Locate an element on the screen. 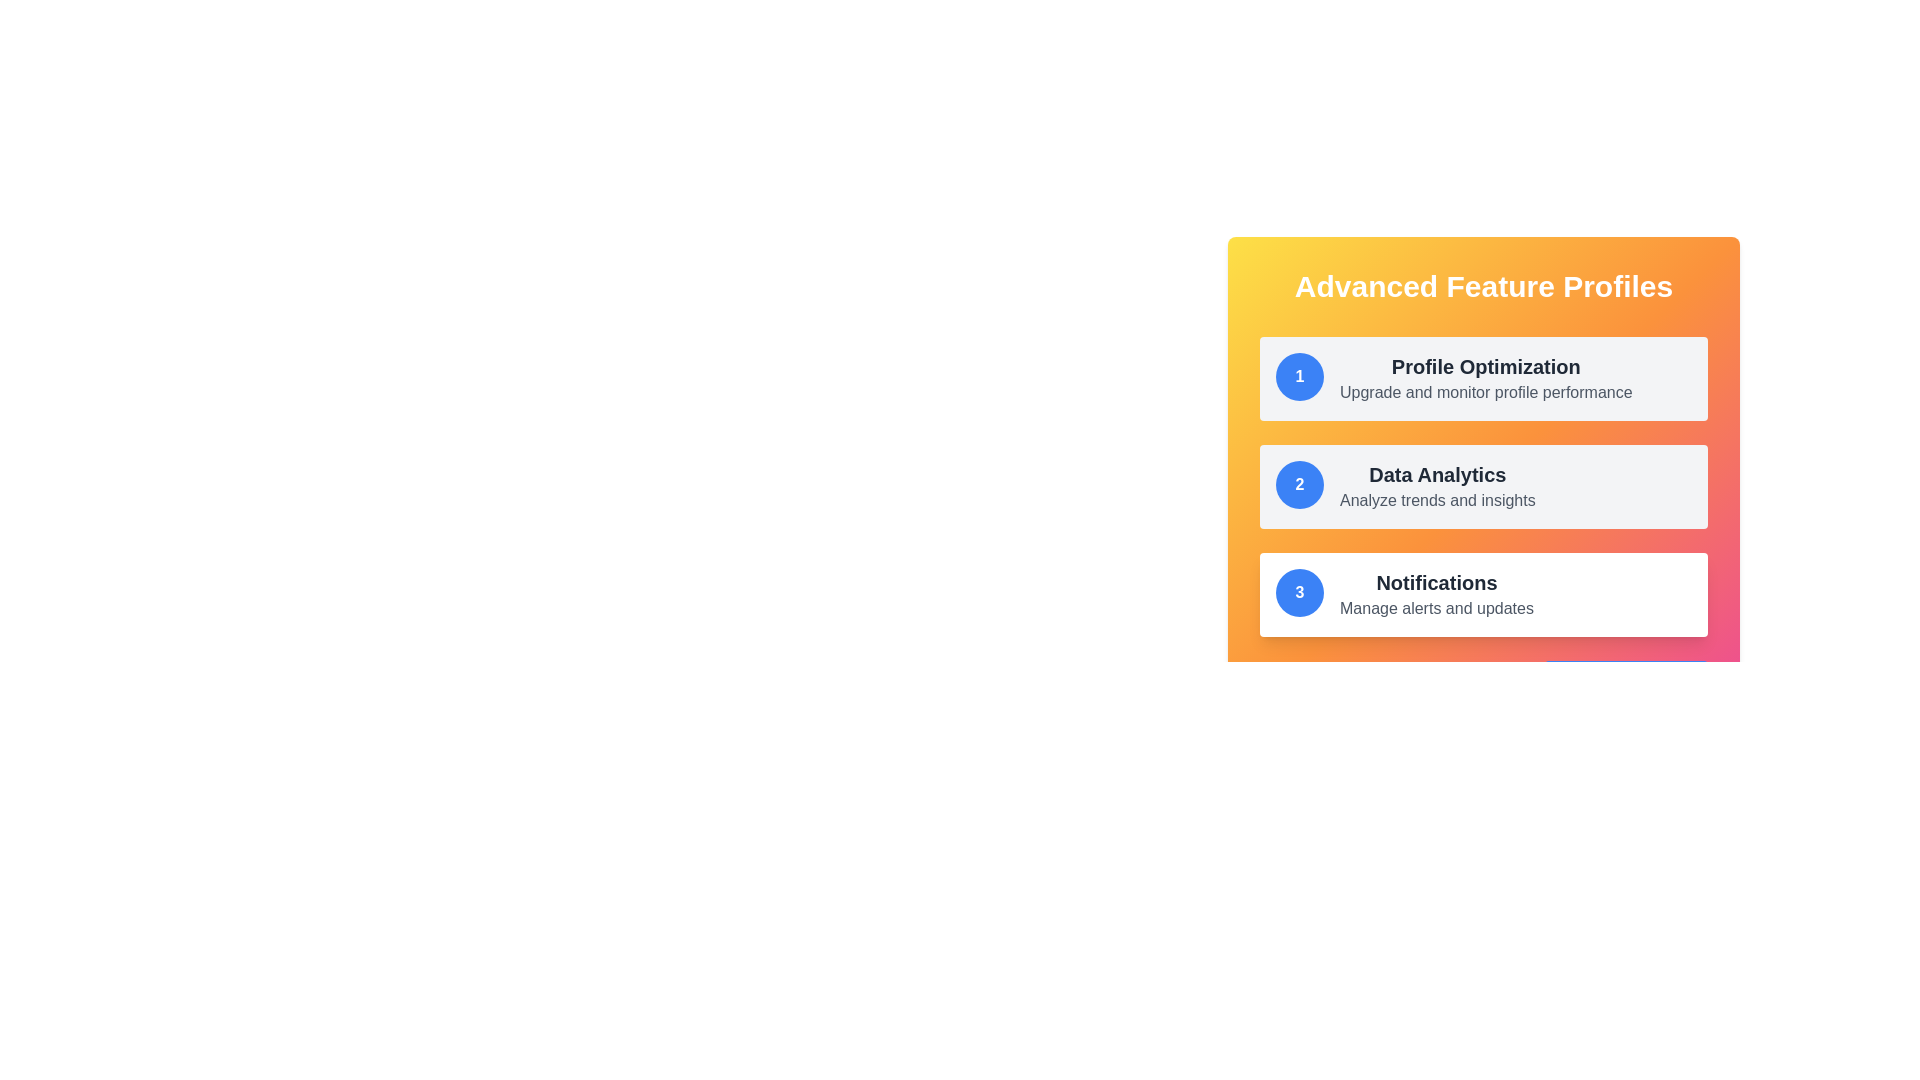 This screenshot has width=1920, height=1080. the 'Profile Optimization' card in the 'Advanced Feature Profiles' section, which is the first card in the list is located at coordinates (1483, 378).